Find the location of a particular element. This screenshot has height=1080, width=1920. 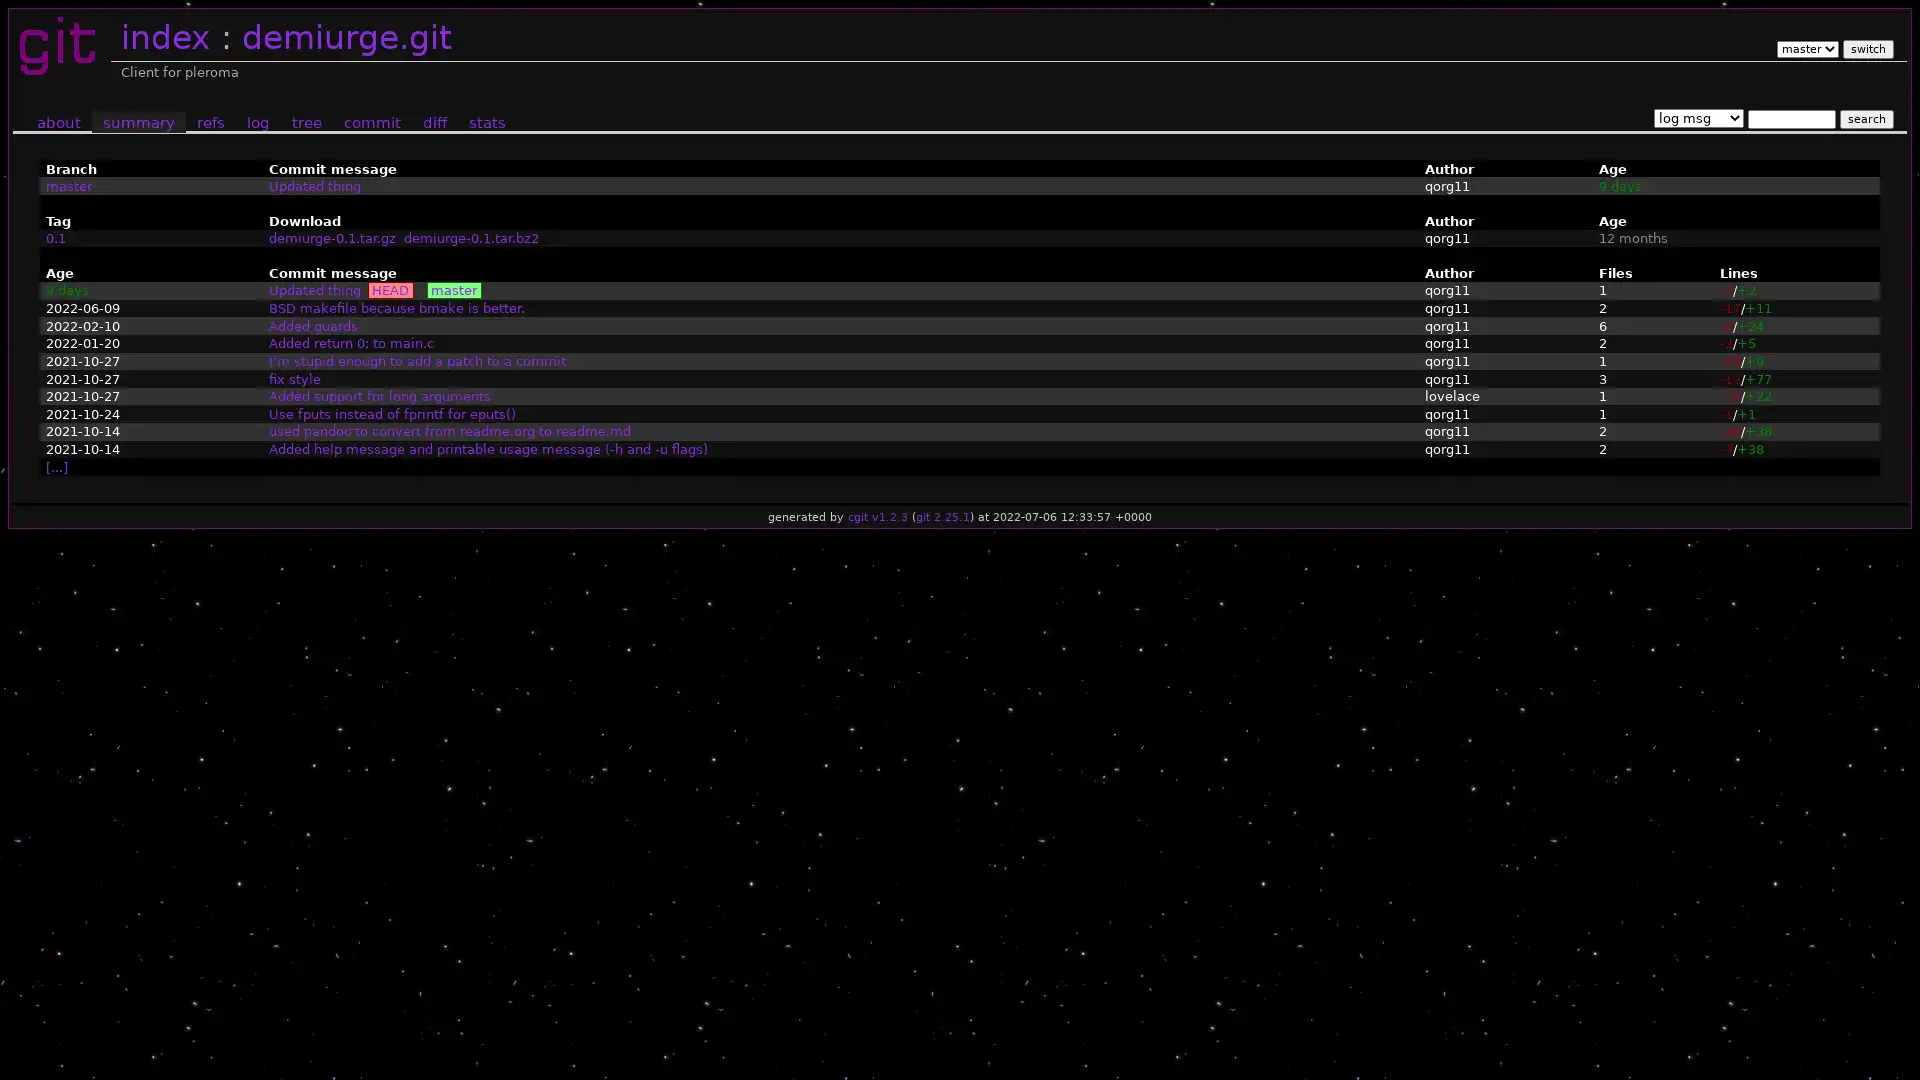

search is located at coordinates (1865, 118).